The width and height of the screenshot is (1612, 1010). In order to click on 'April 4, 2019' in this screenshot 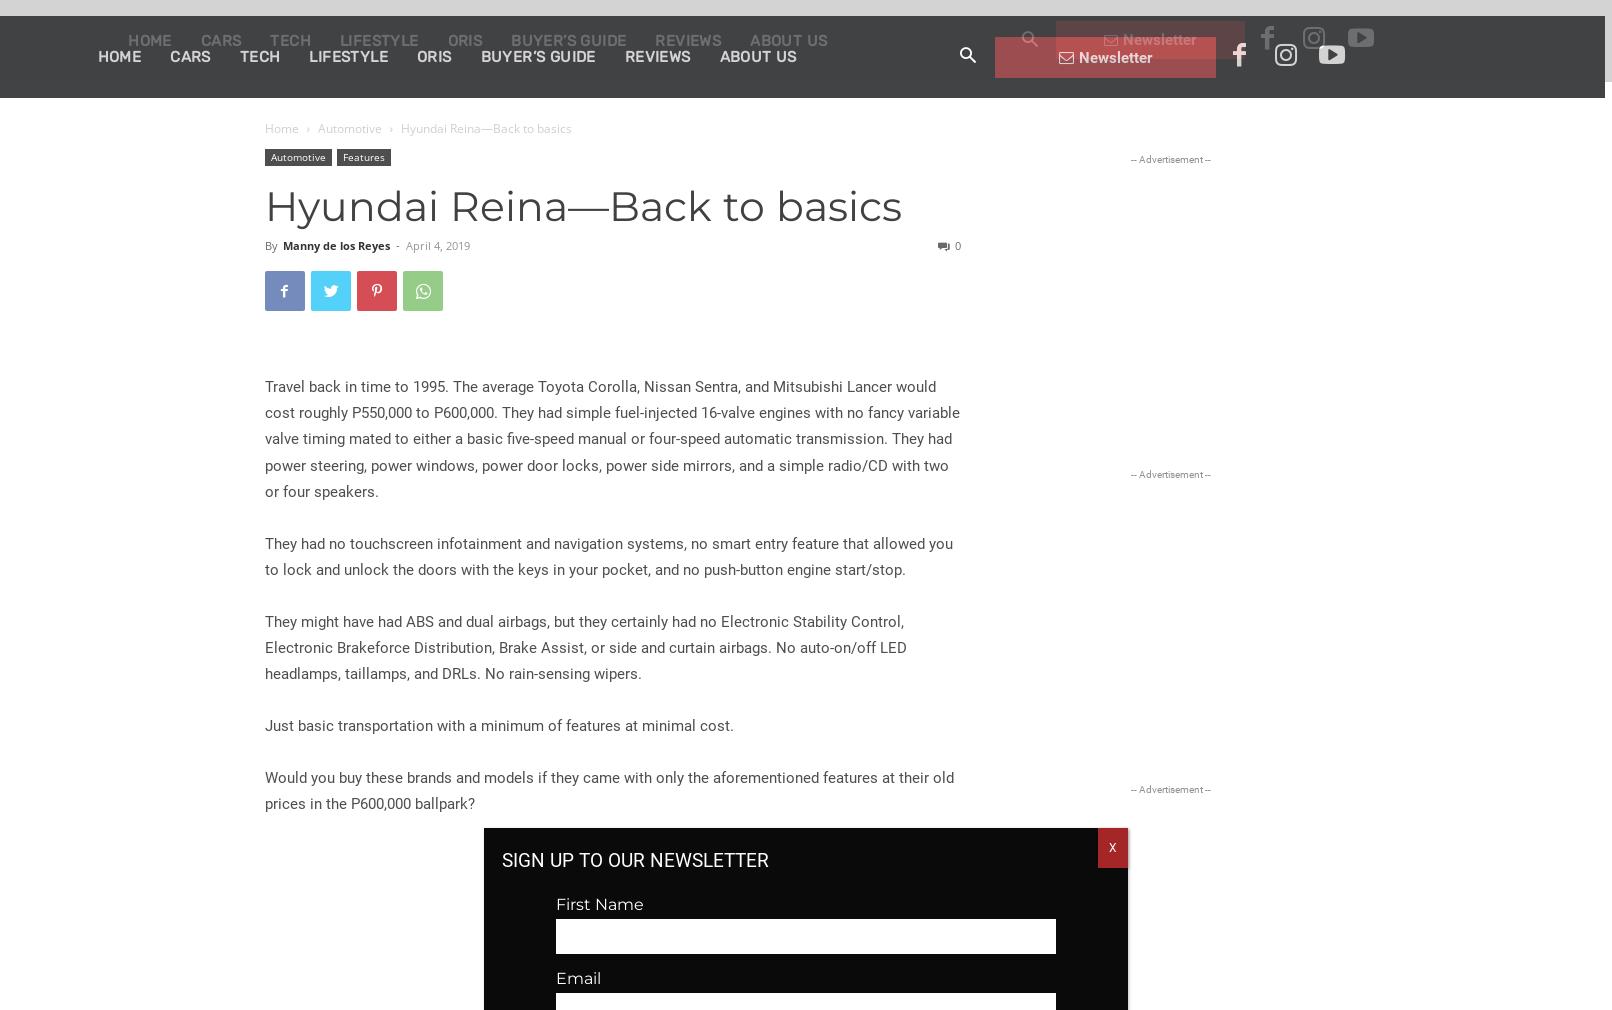, I will do `click(437, 244)`.